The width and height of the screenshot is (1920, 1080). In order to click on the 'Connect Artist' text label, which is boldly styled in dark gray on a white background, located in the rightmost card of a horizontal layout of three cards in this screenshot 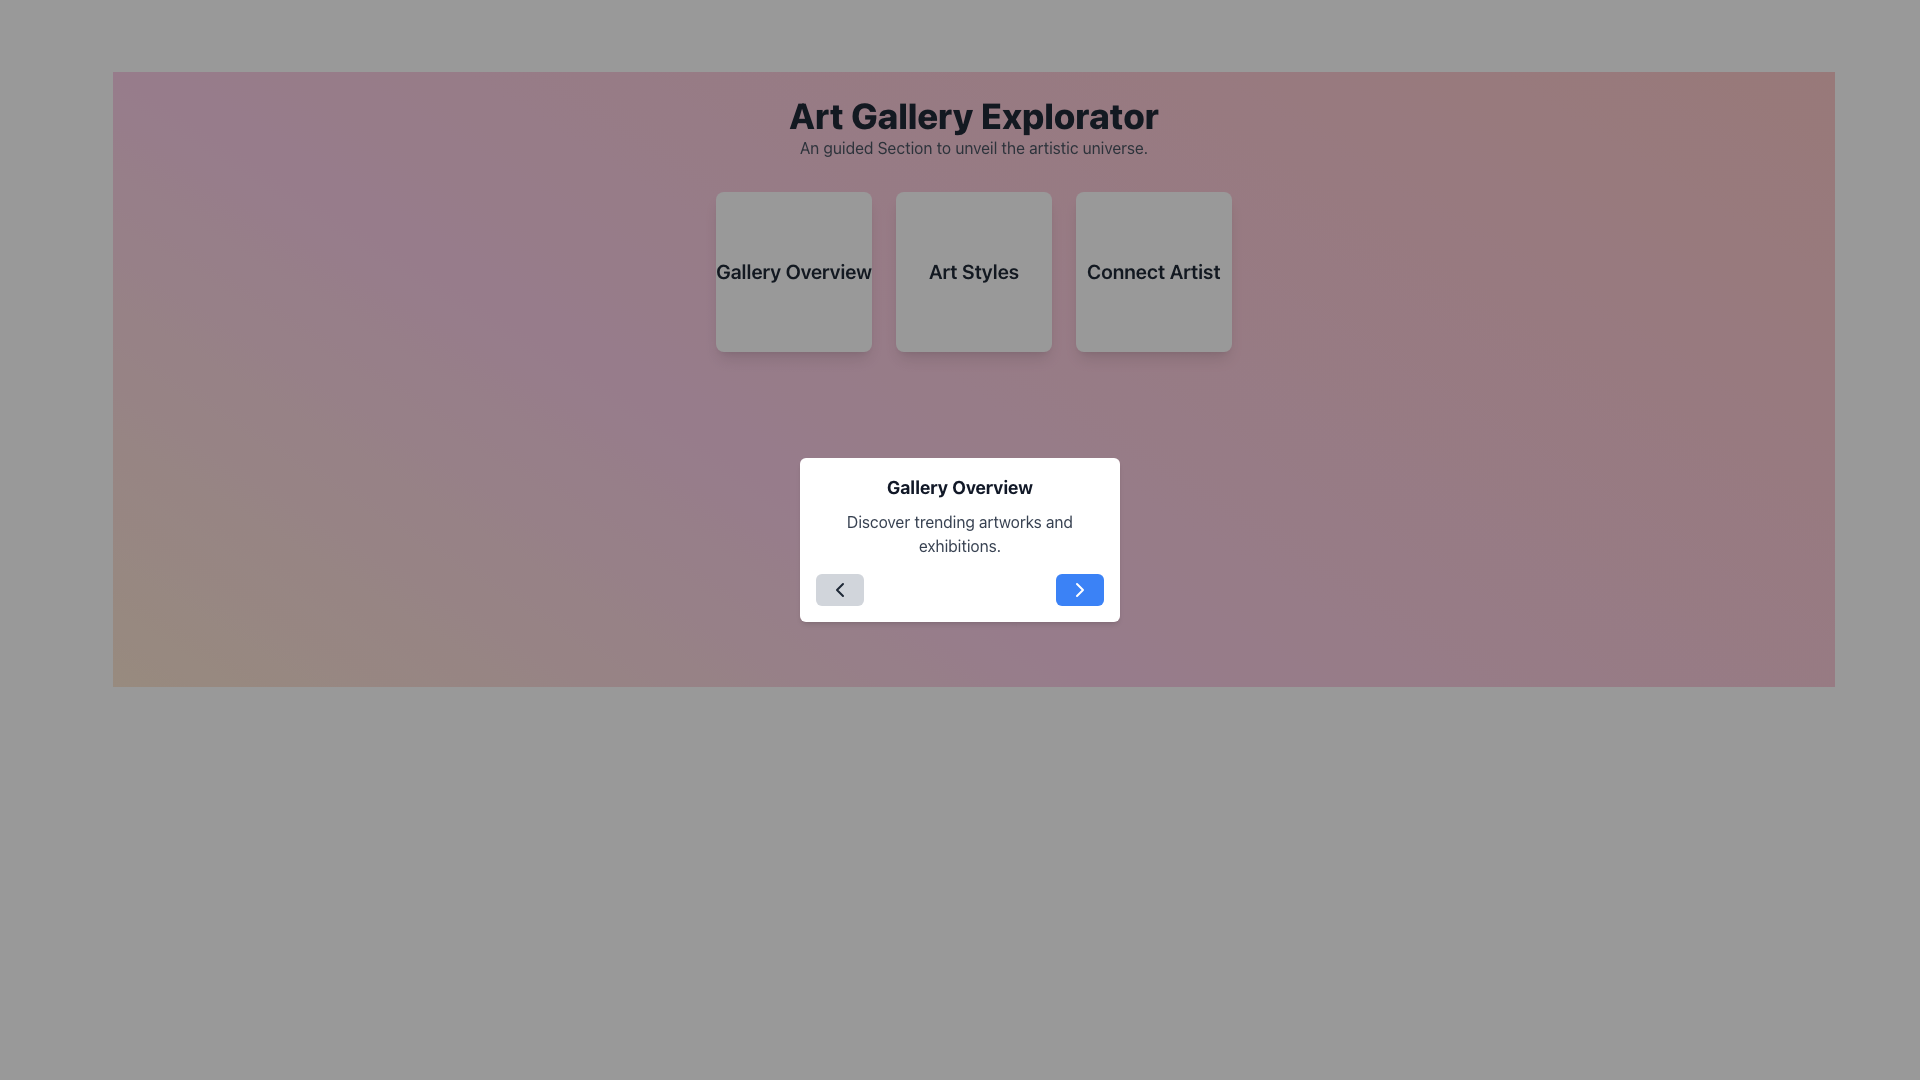, I will do `click(1153, 272)`.